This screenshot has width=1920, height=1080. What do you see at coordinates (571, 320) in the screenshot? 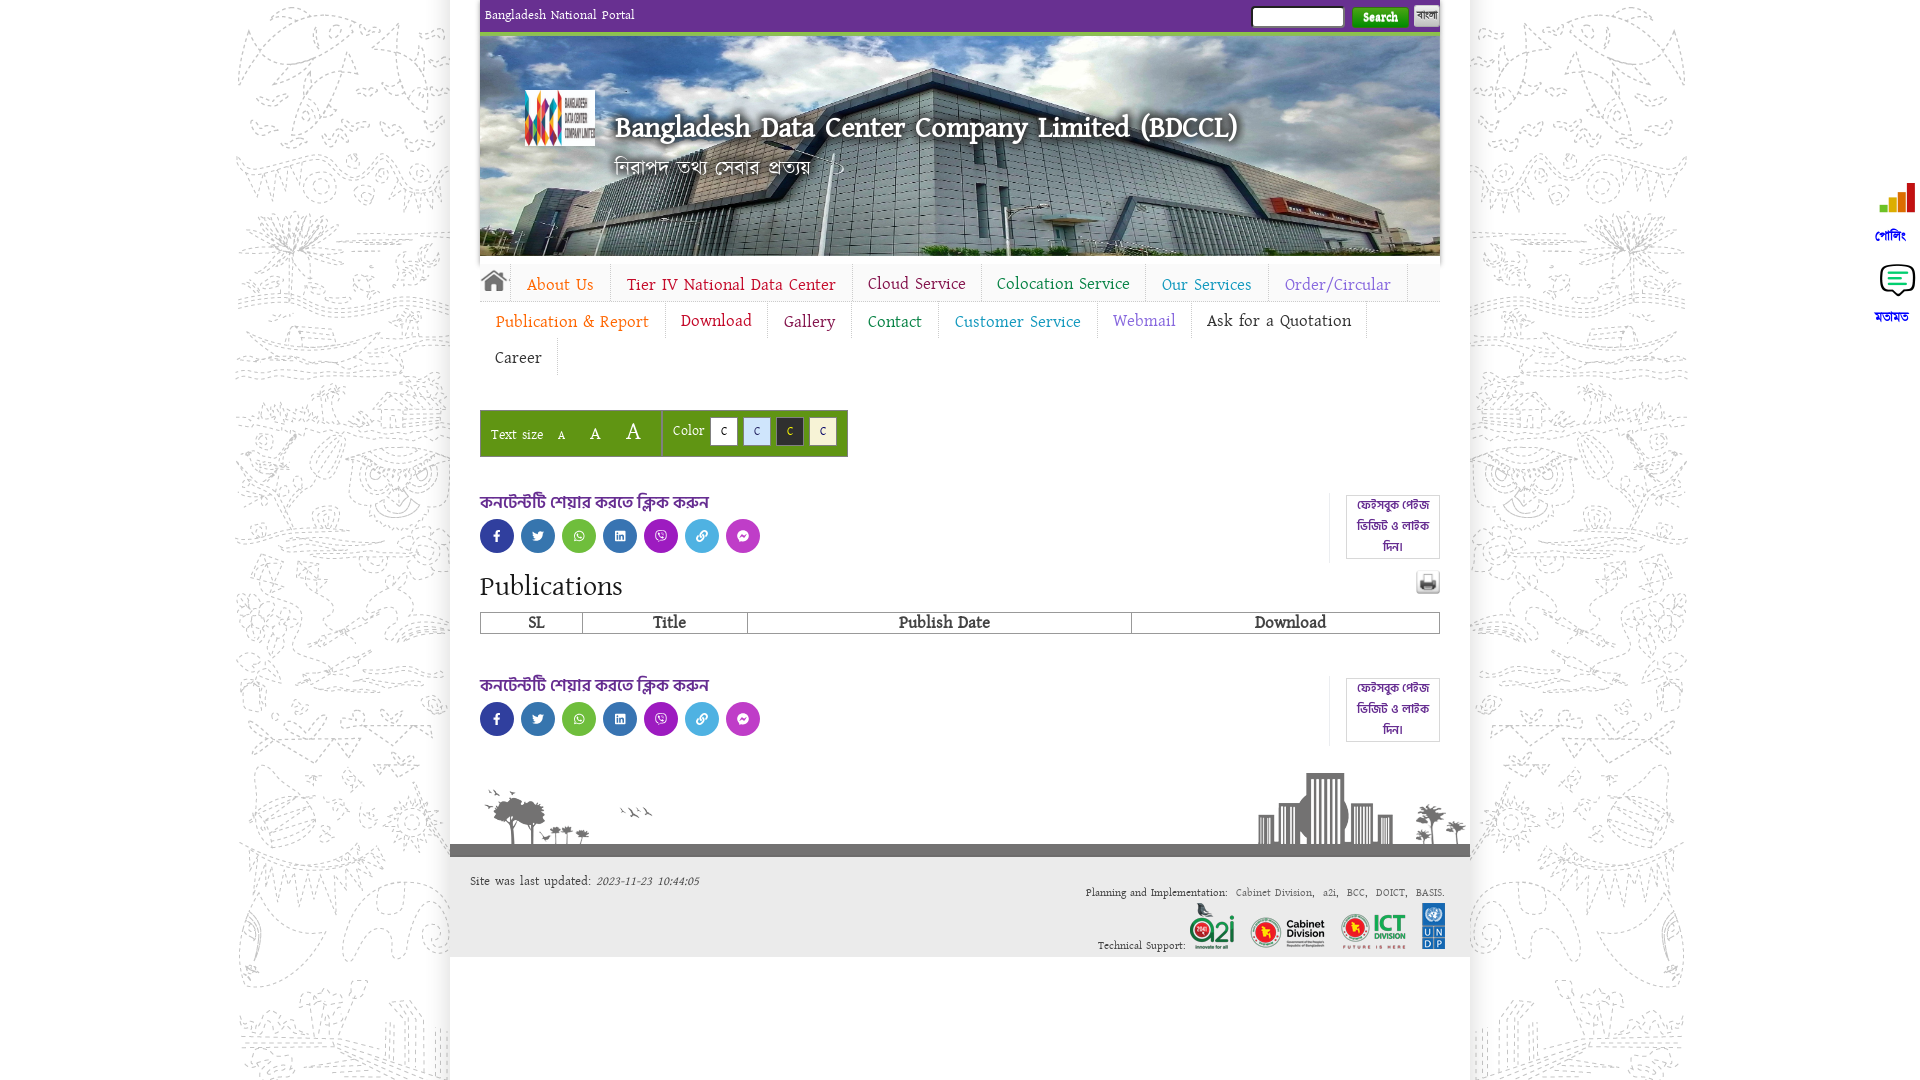
I see `'Publication & Report'` at bounding box center [571, 320].